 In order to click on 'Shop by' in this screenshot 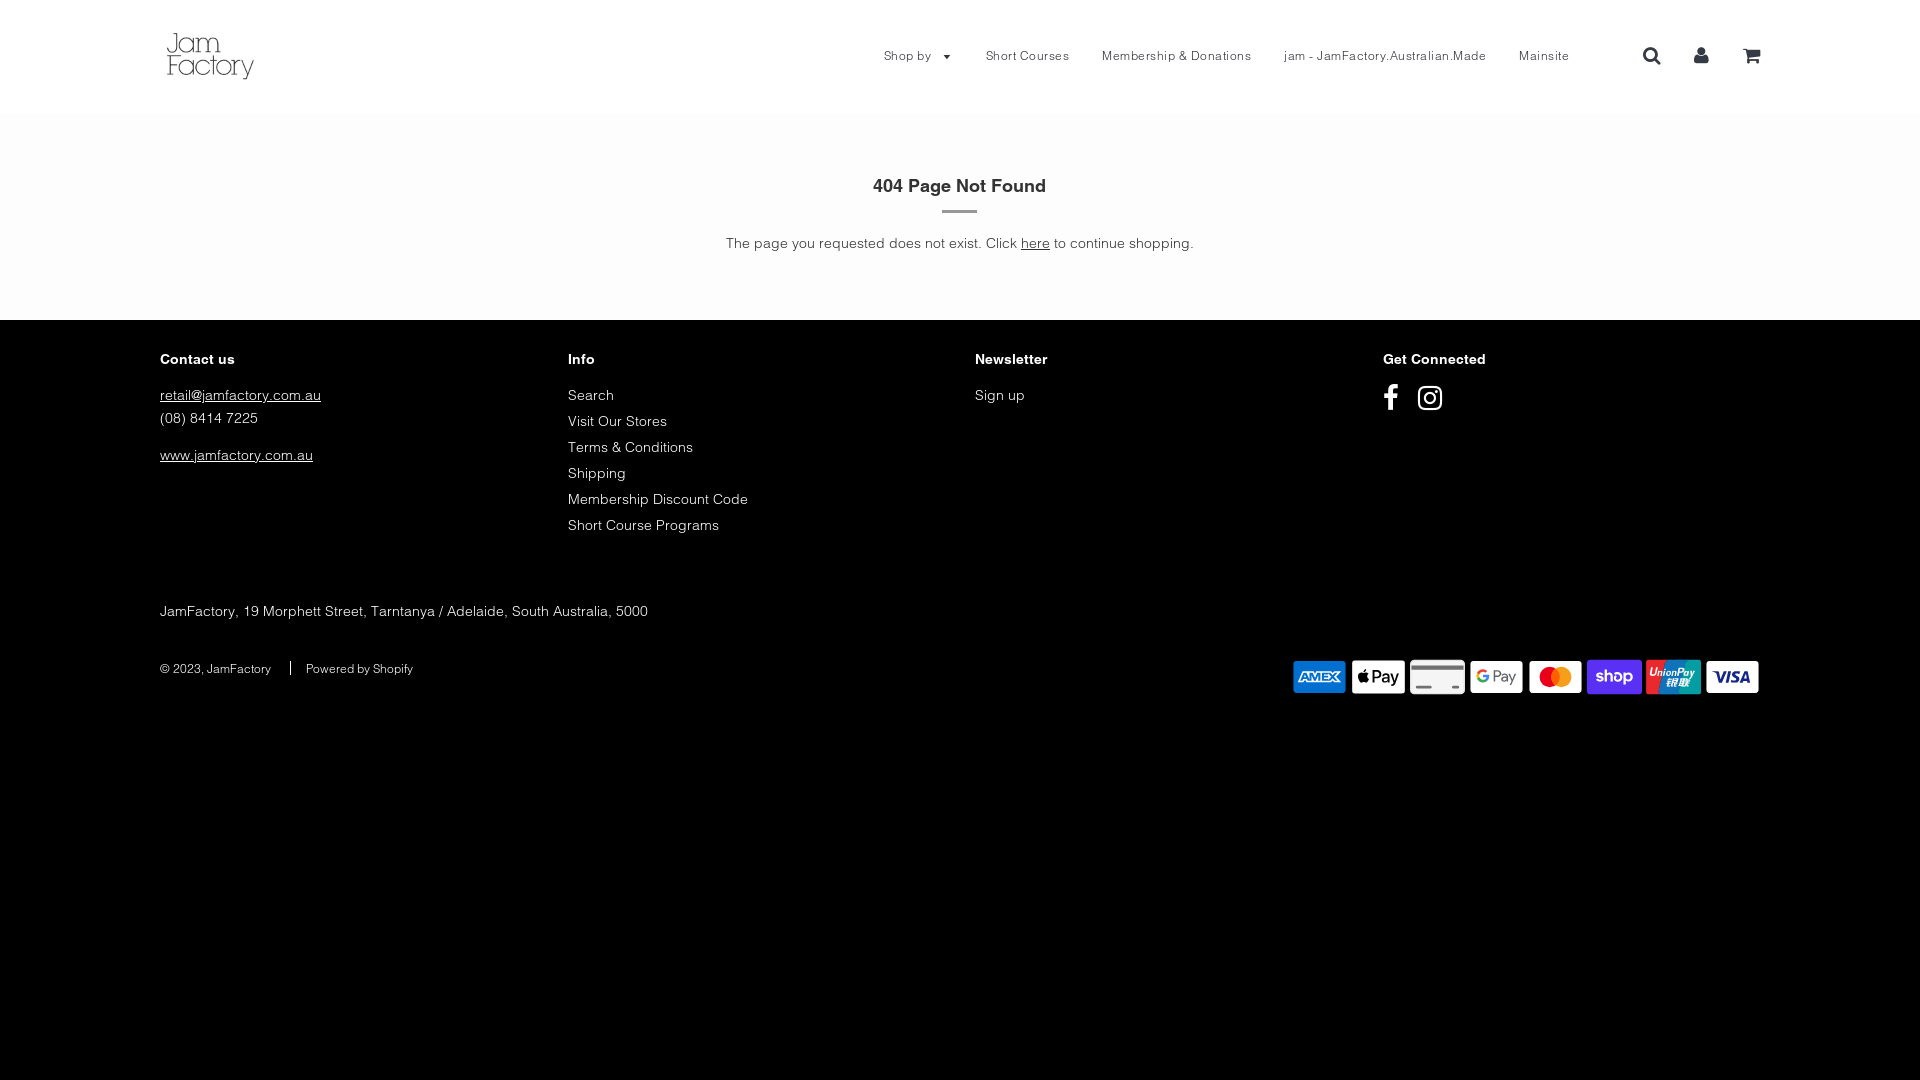, I will do `click(916, 55)`.